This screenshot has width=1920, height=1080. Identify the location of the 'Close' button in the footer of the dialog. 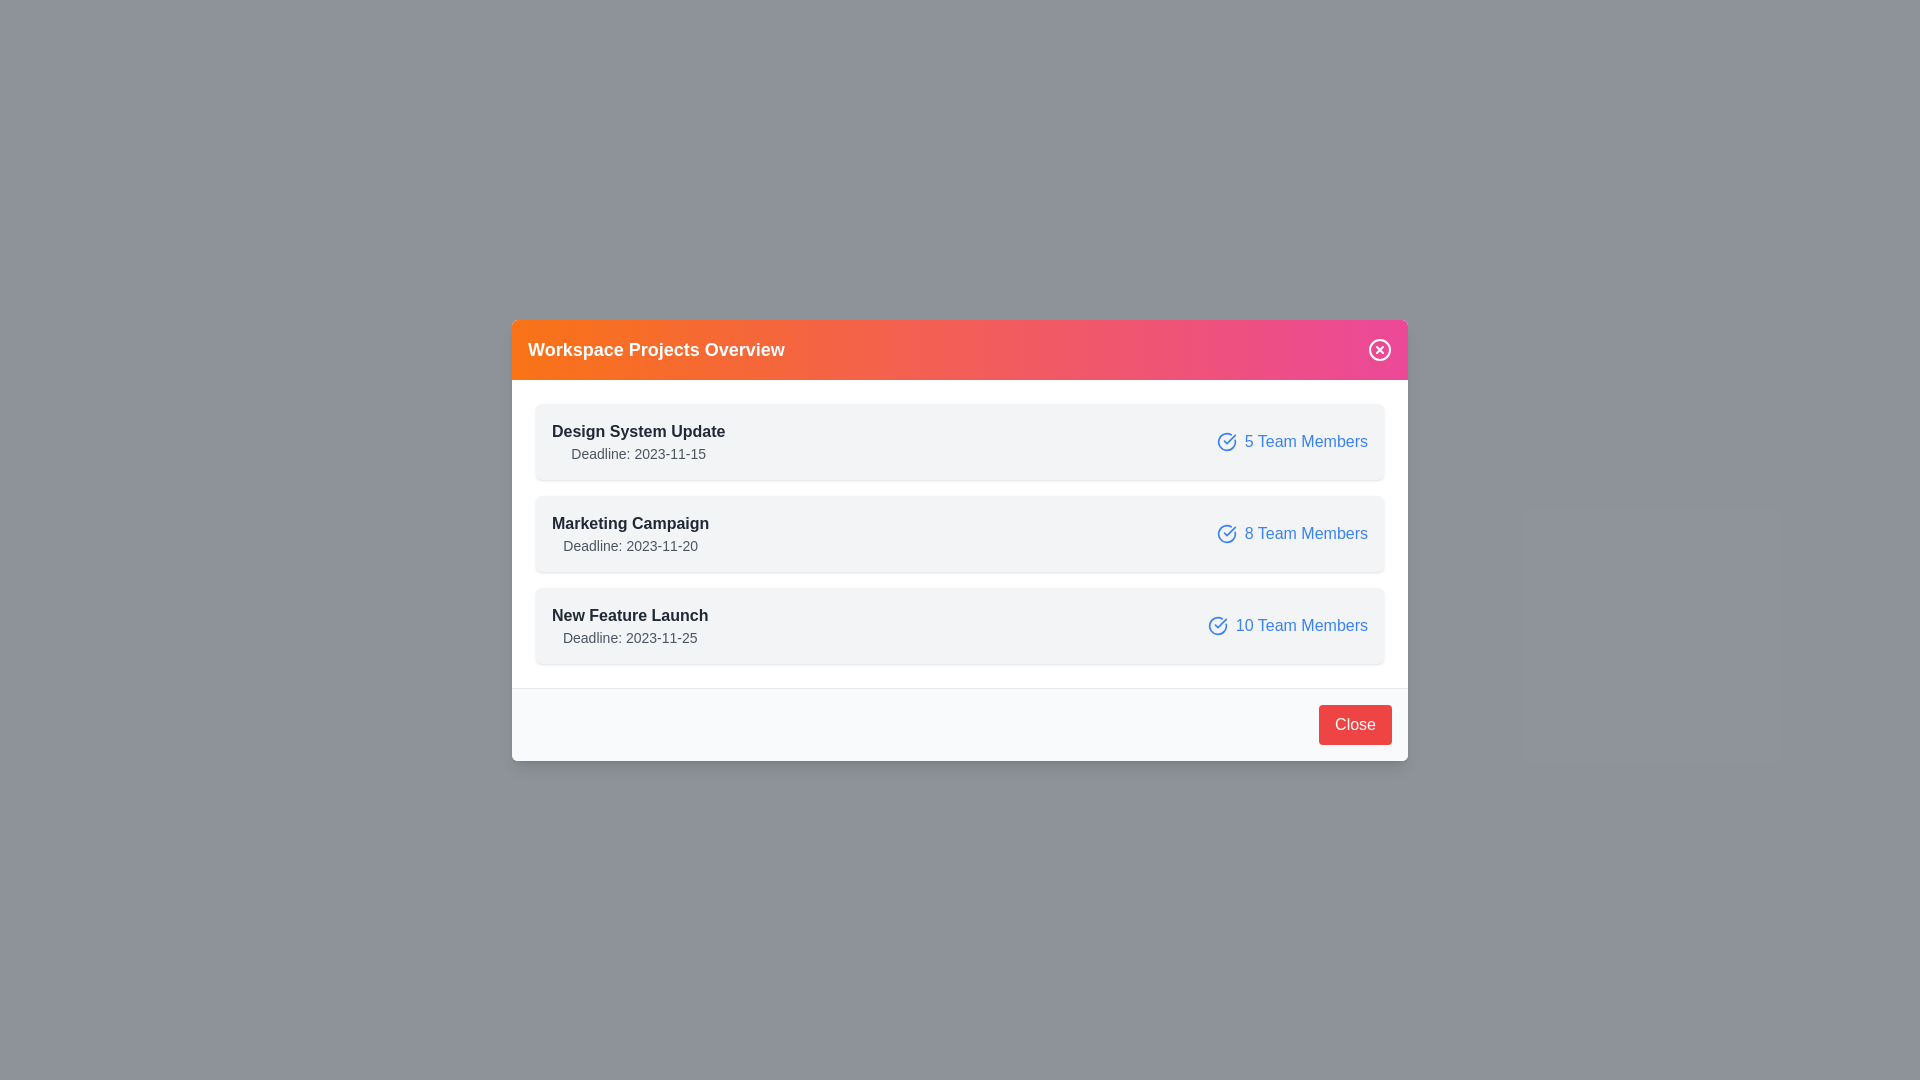
(1355, 724).